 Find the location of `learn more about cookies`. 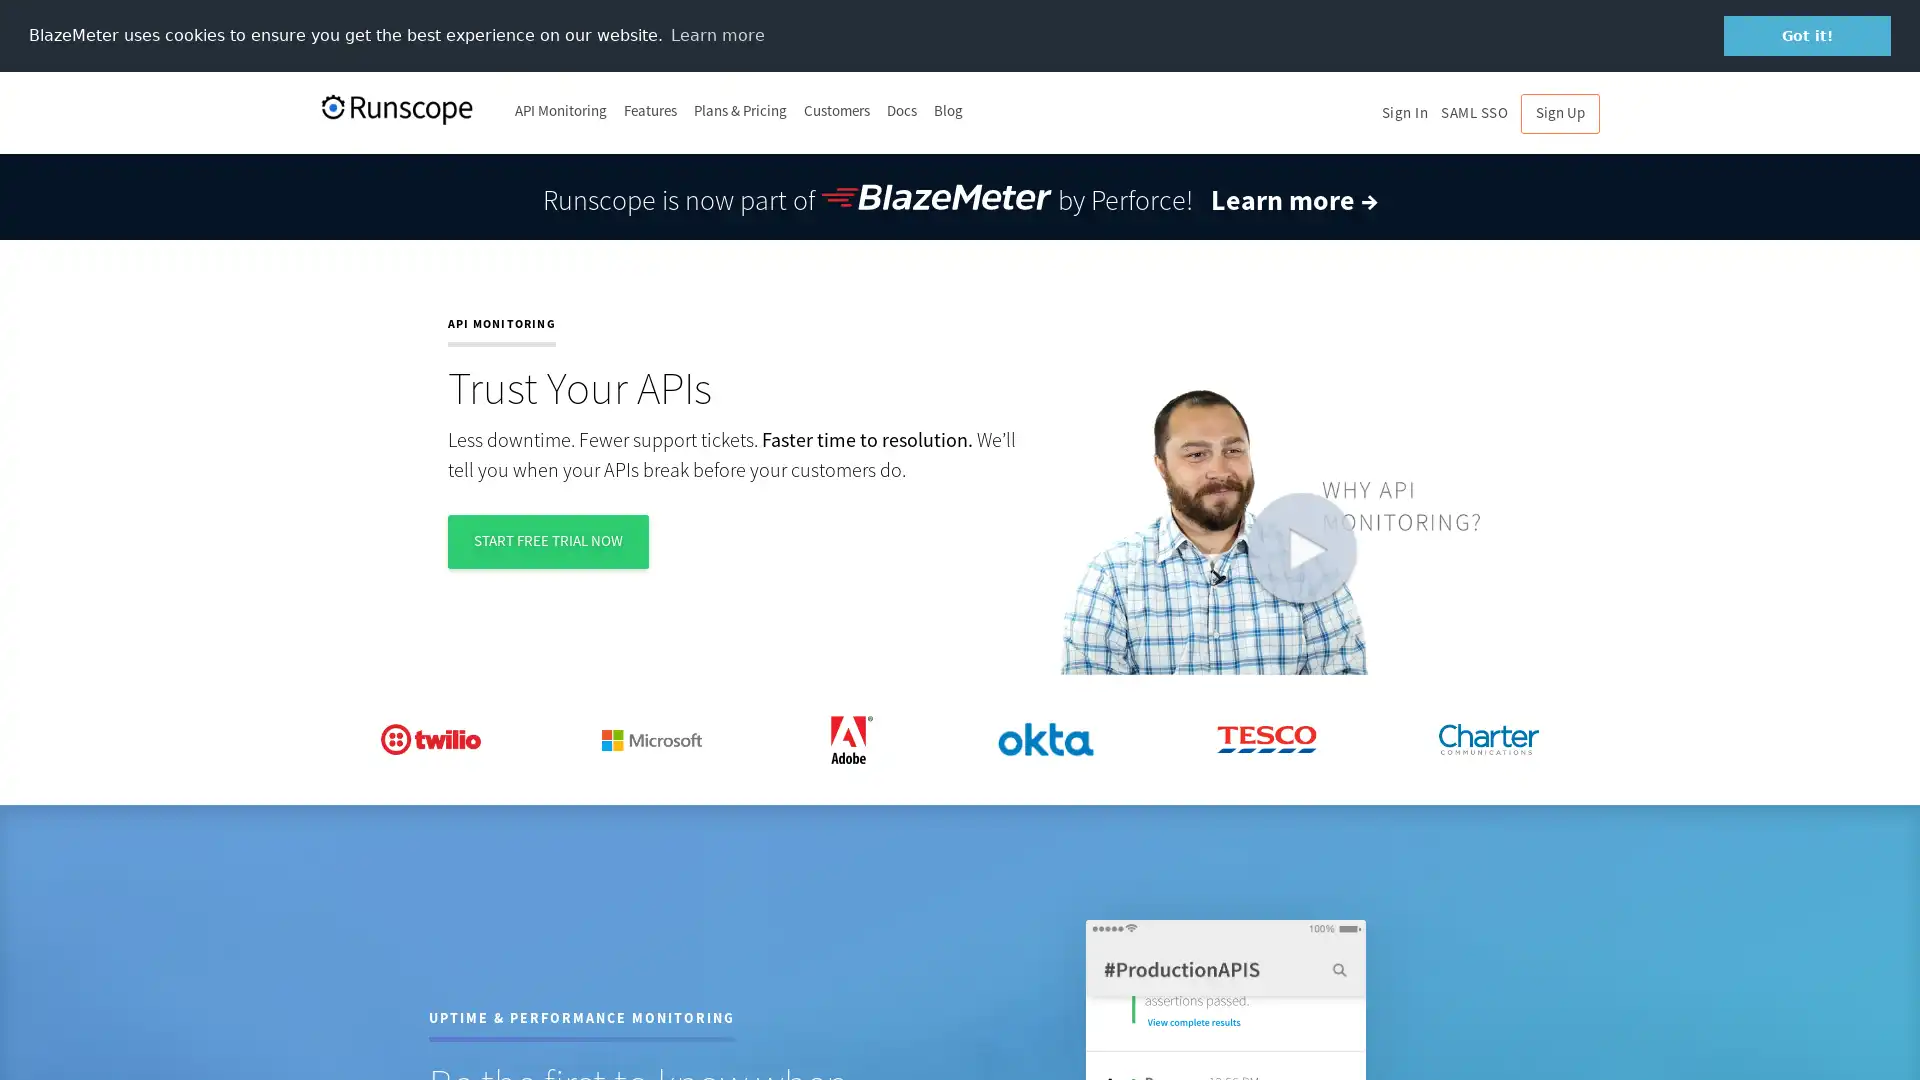

learn more about cookies is located at coordinates (717, 34).